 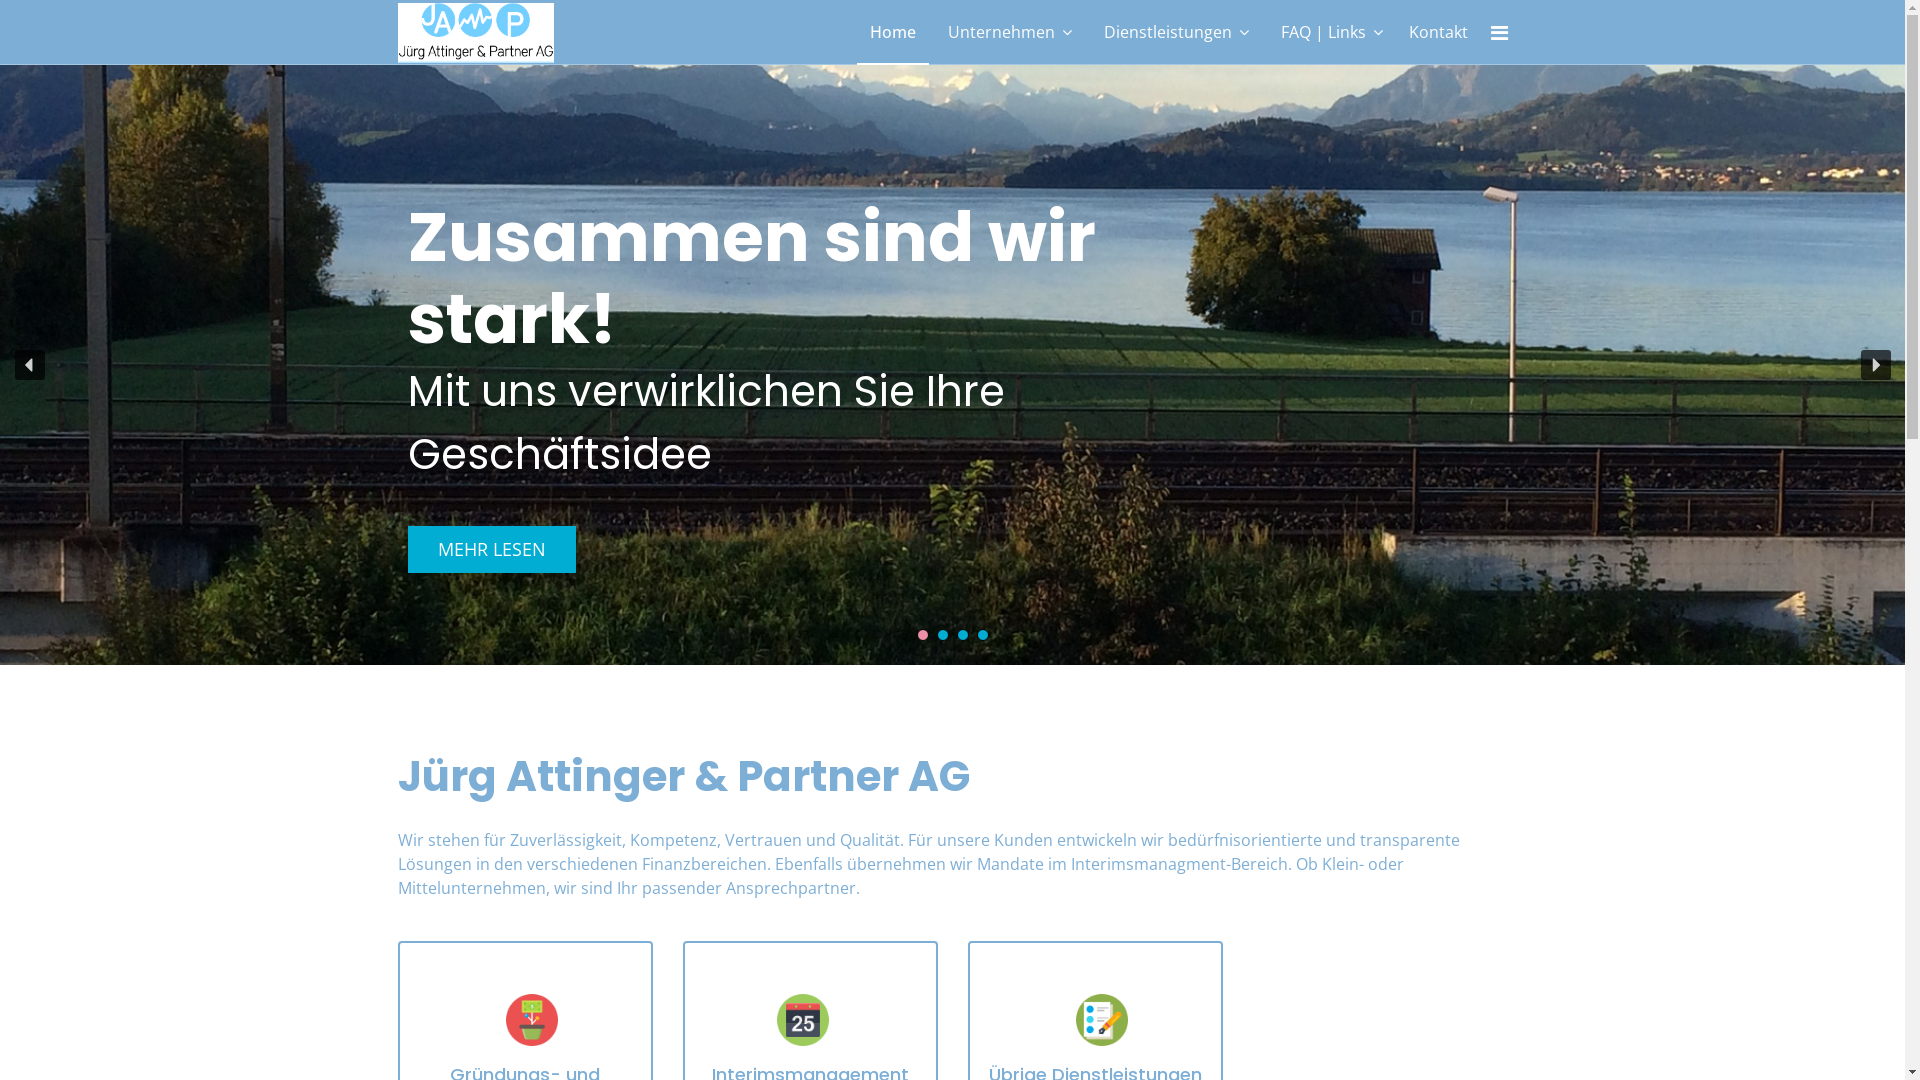 I want to click on 'Kontakt', so click(x=1437, y=32).